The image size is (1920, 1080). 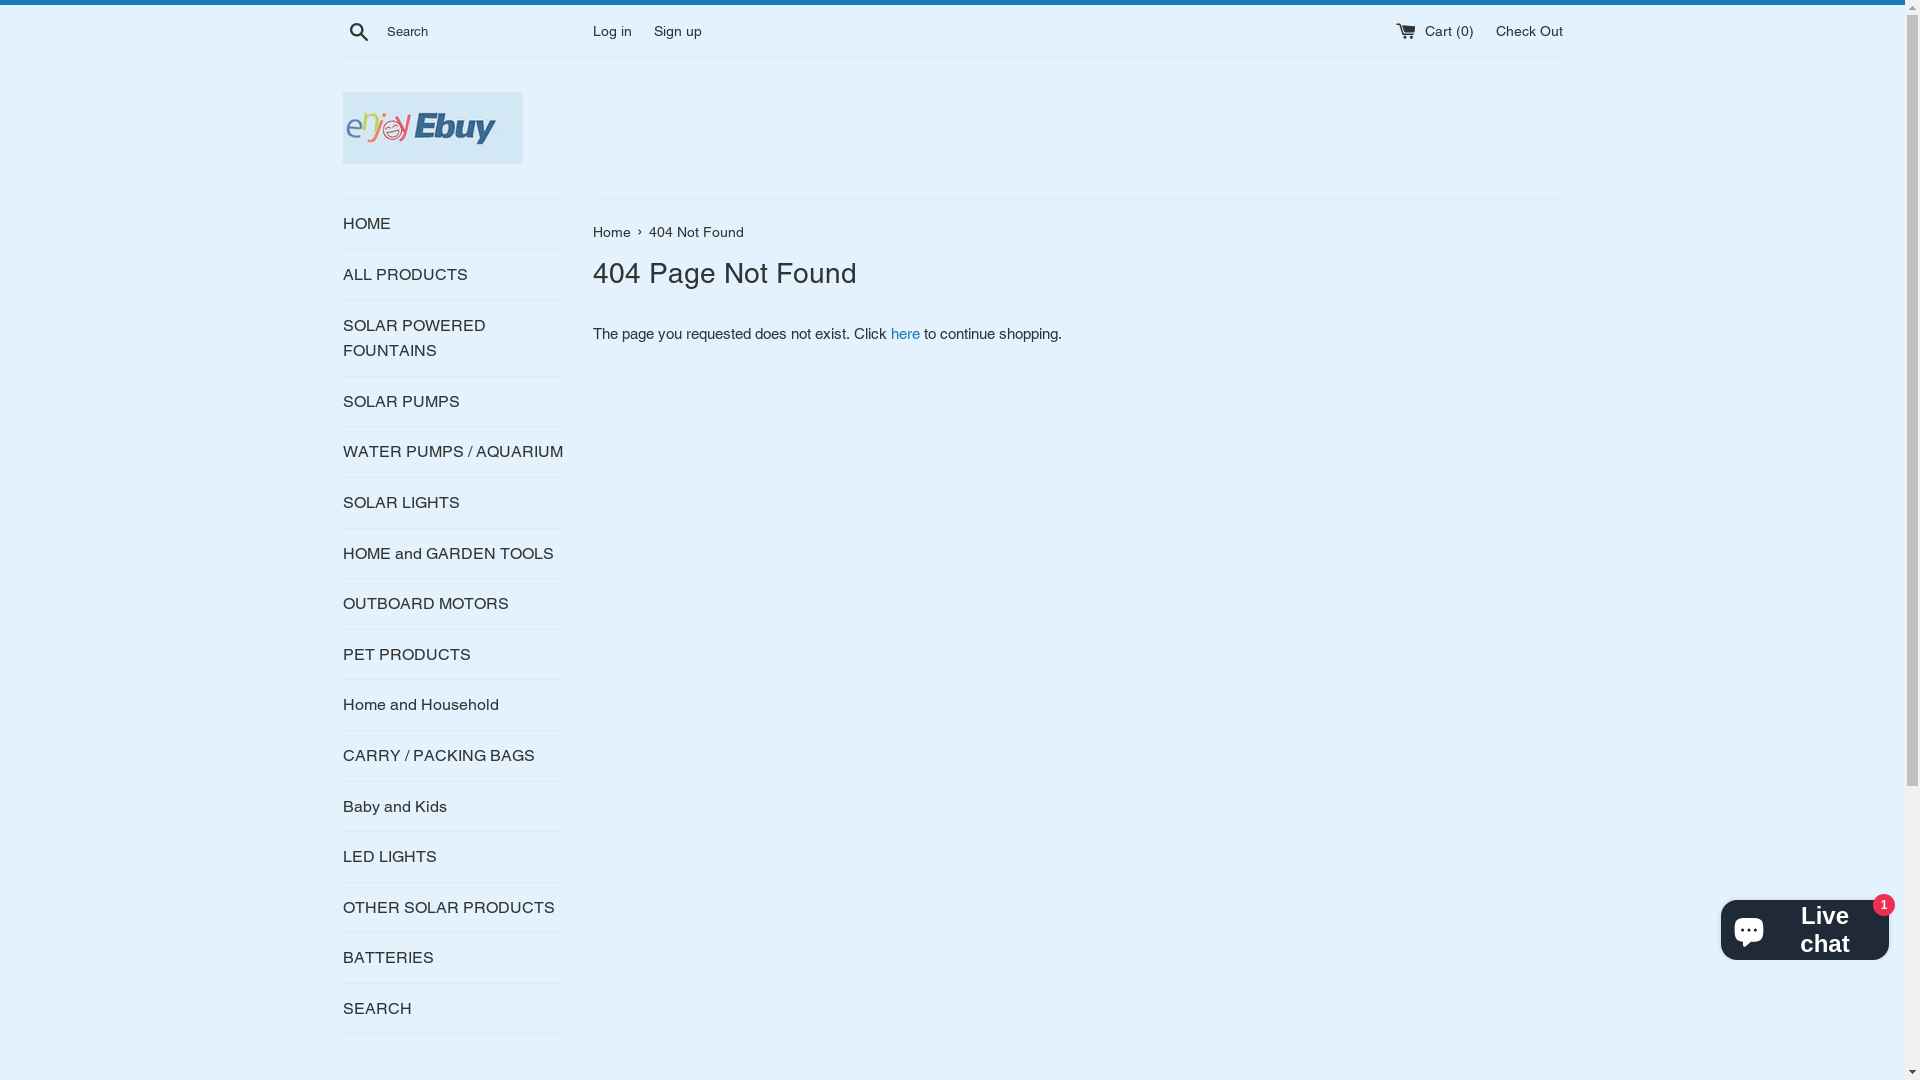 What do you see at coordinates (450, 223) in the screenshot?
I see `'HOME'` at bounding box center [450, 223].